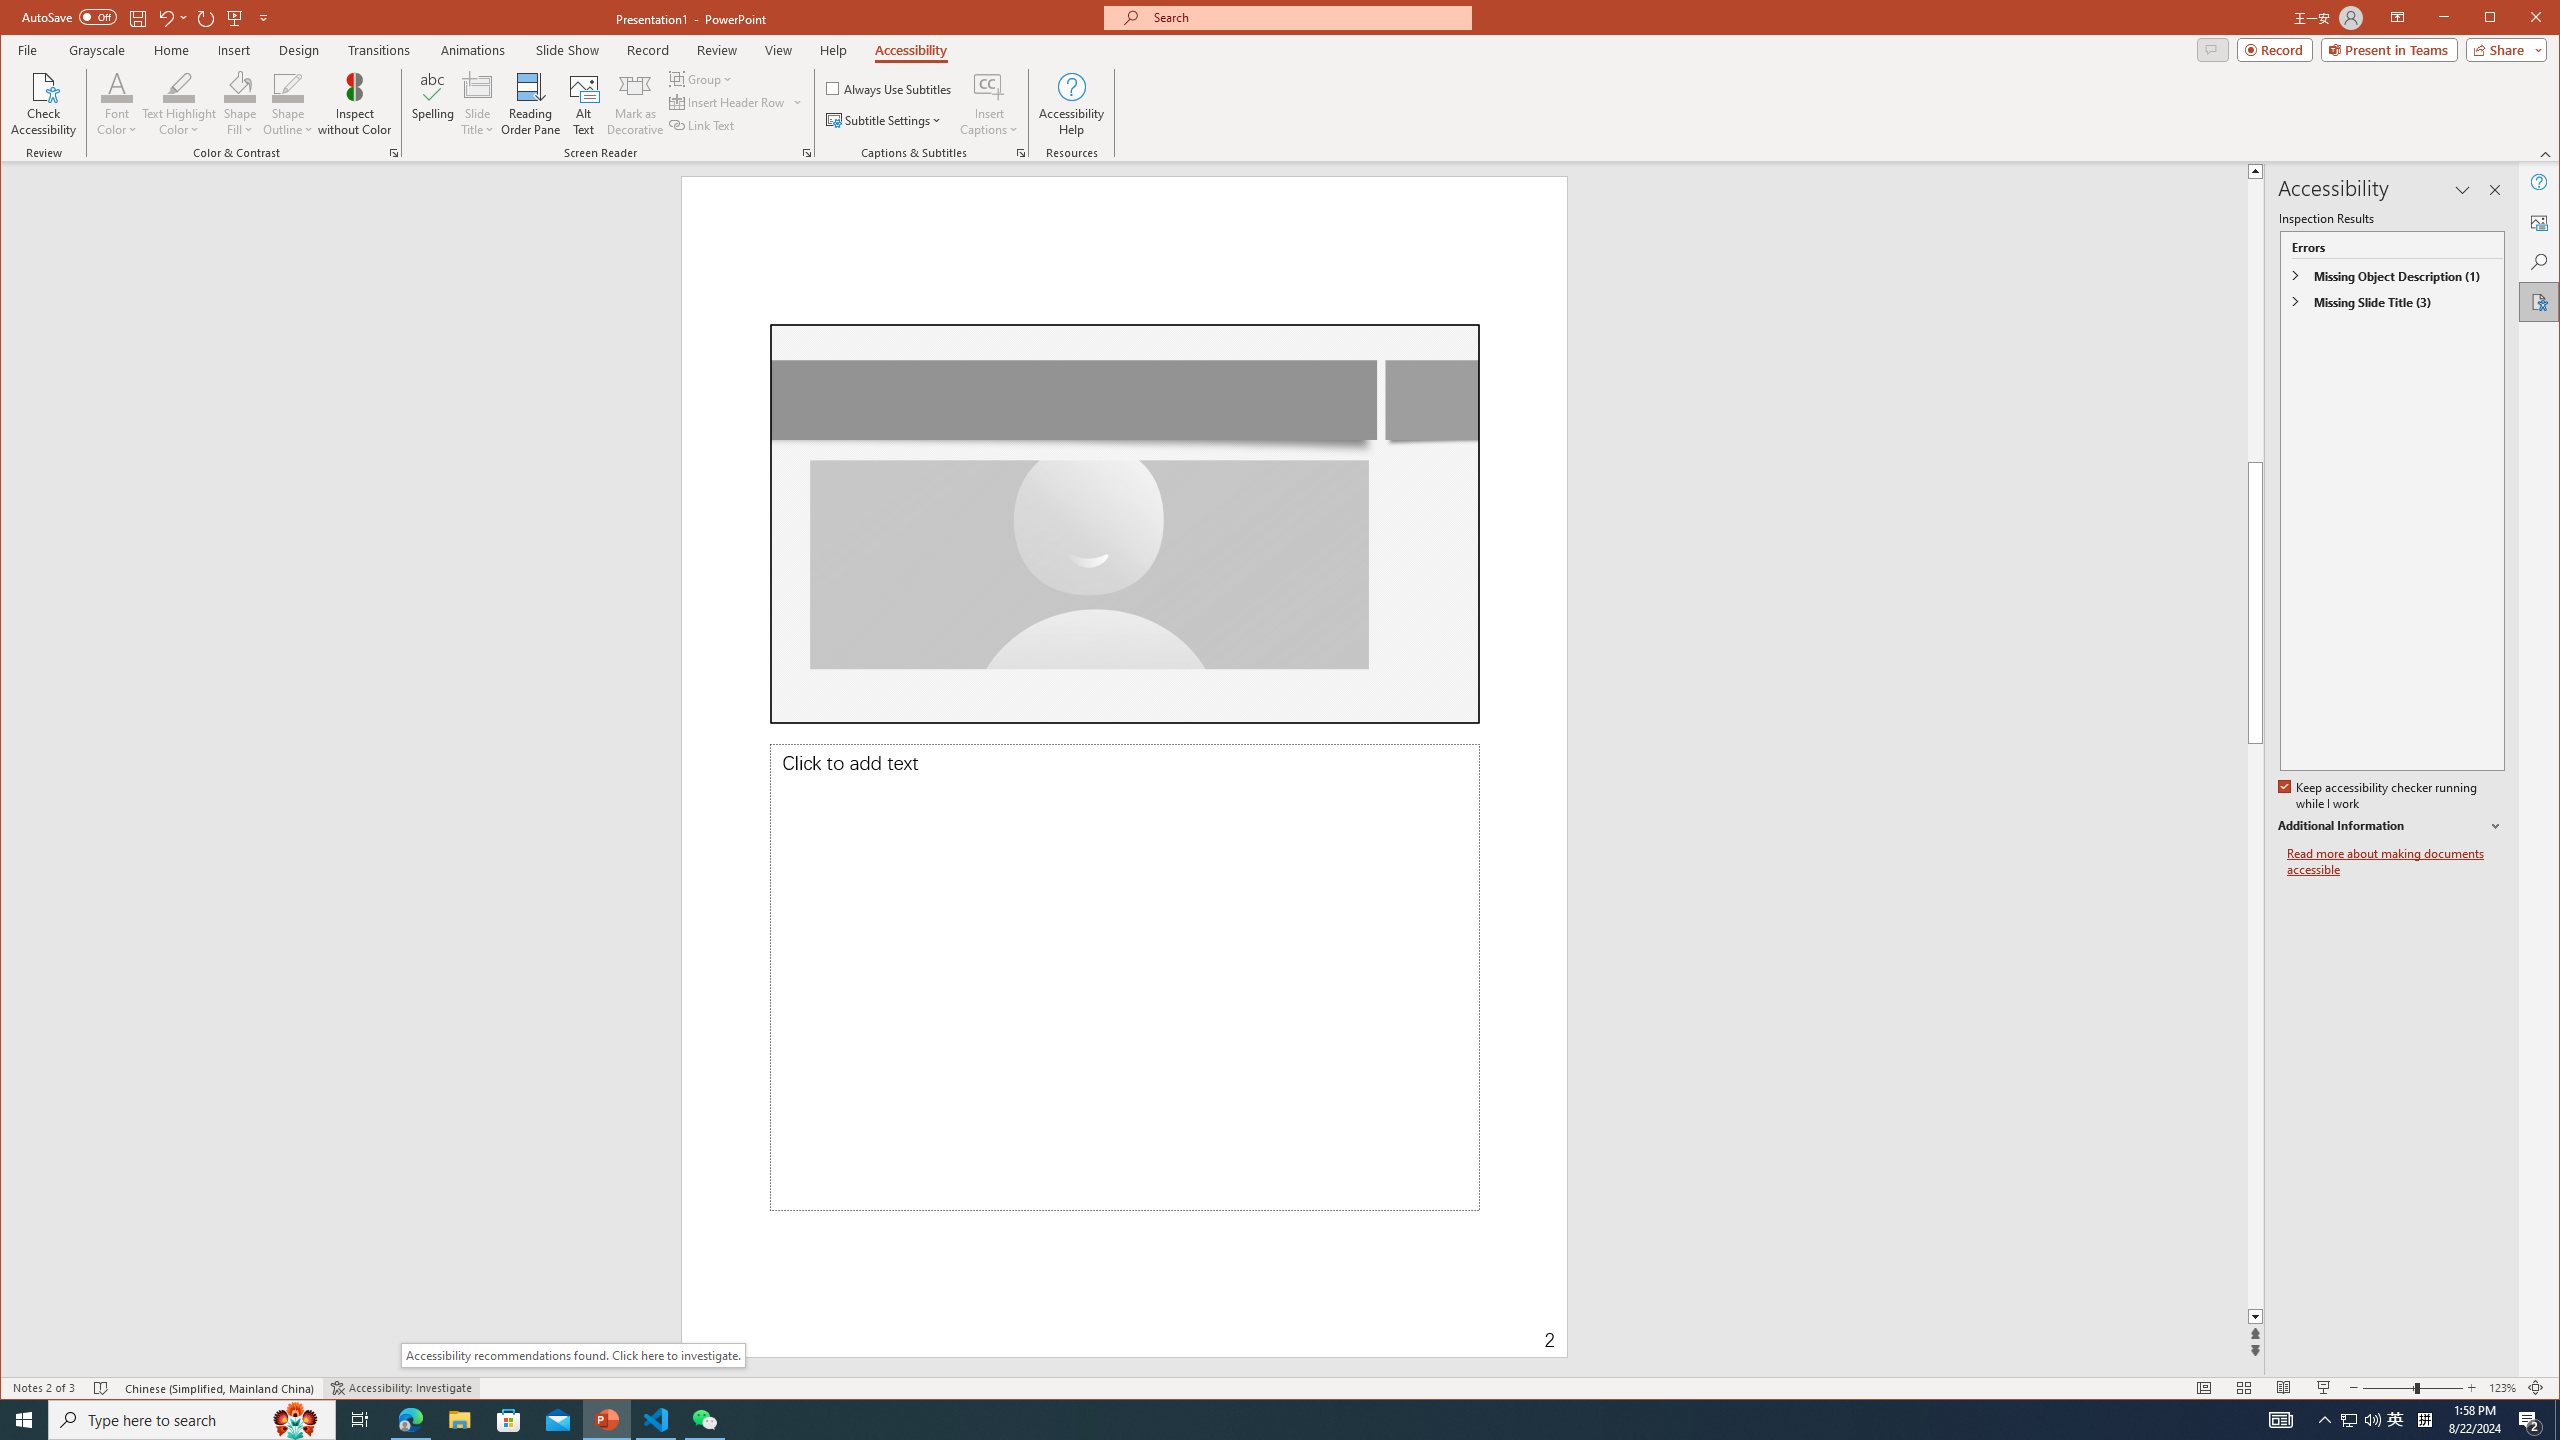 The image size is (2560, 1440). What do you see at coordinates (633, 103) in the screenshot?
I see `'Mark as Decorative'` at bounding box center [633, 103].